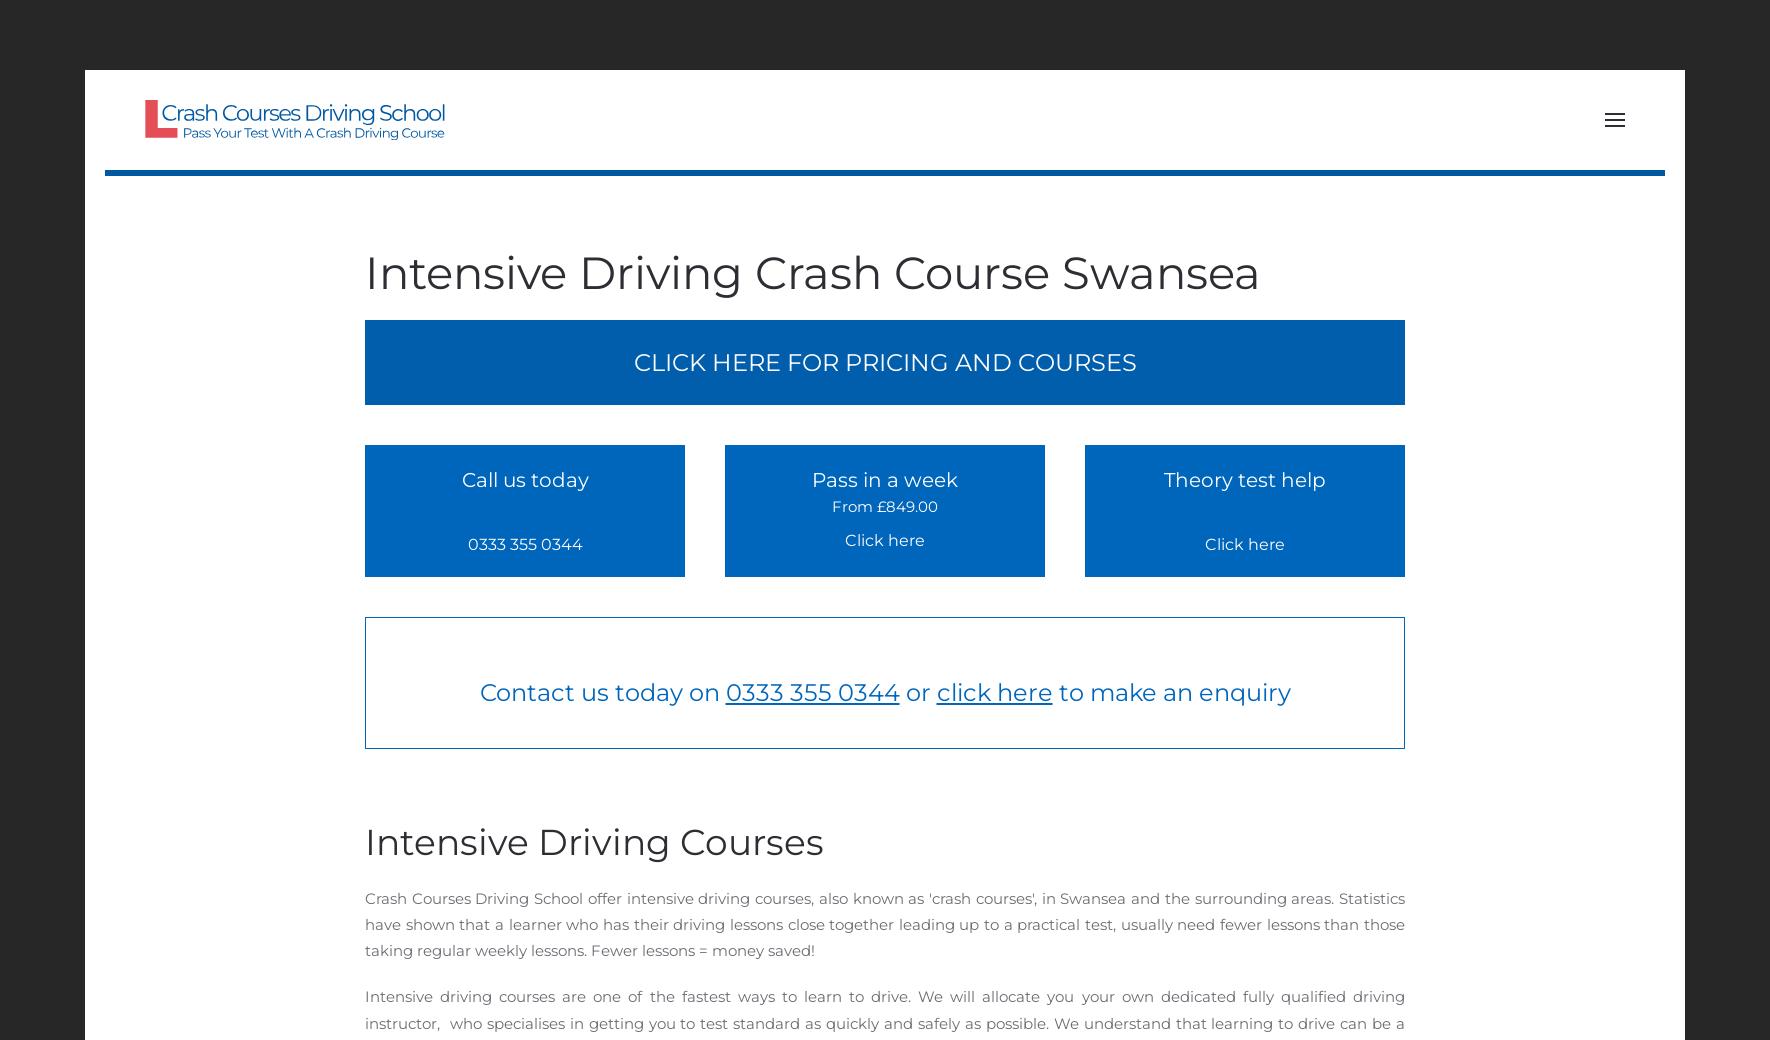 The image size is (1770, 1040). I want to click on 'Crash Courses Driving School offer intensive driving courses, also known as 'crash courses', in Swansea and the surrounding areas. Statistics have shown that a learner who has their driving lessons close together leading up to a practical test, usually need fewer lessons than those taking regular weekly lessons. Fewer lessons = money saved!', so click(363, 924).